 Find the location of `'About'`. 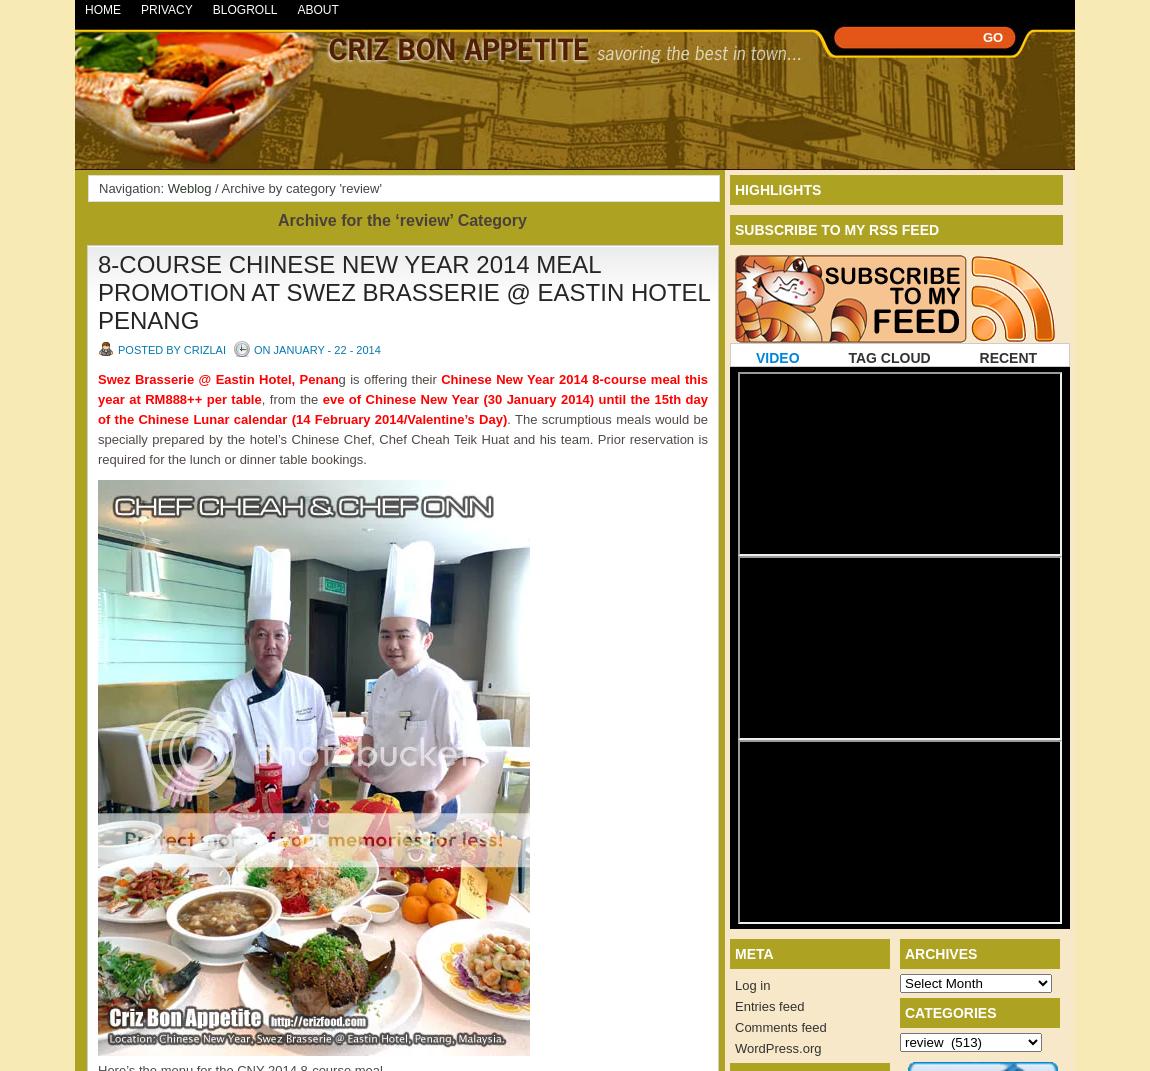

'About' is located at coordinates (297, 8).